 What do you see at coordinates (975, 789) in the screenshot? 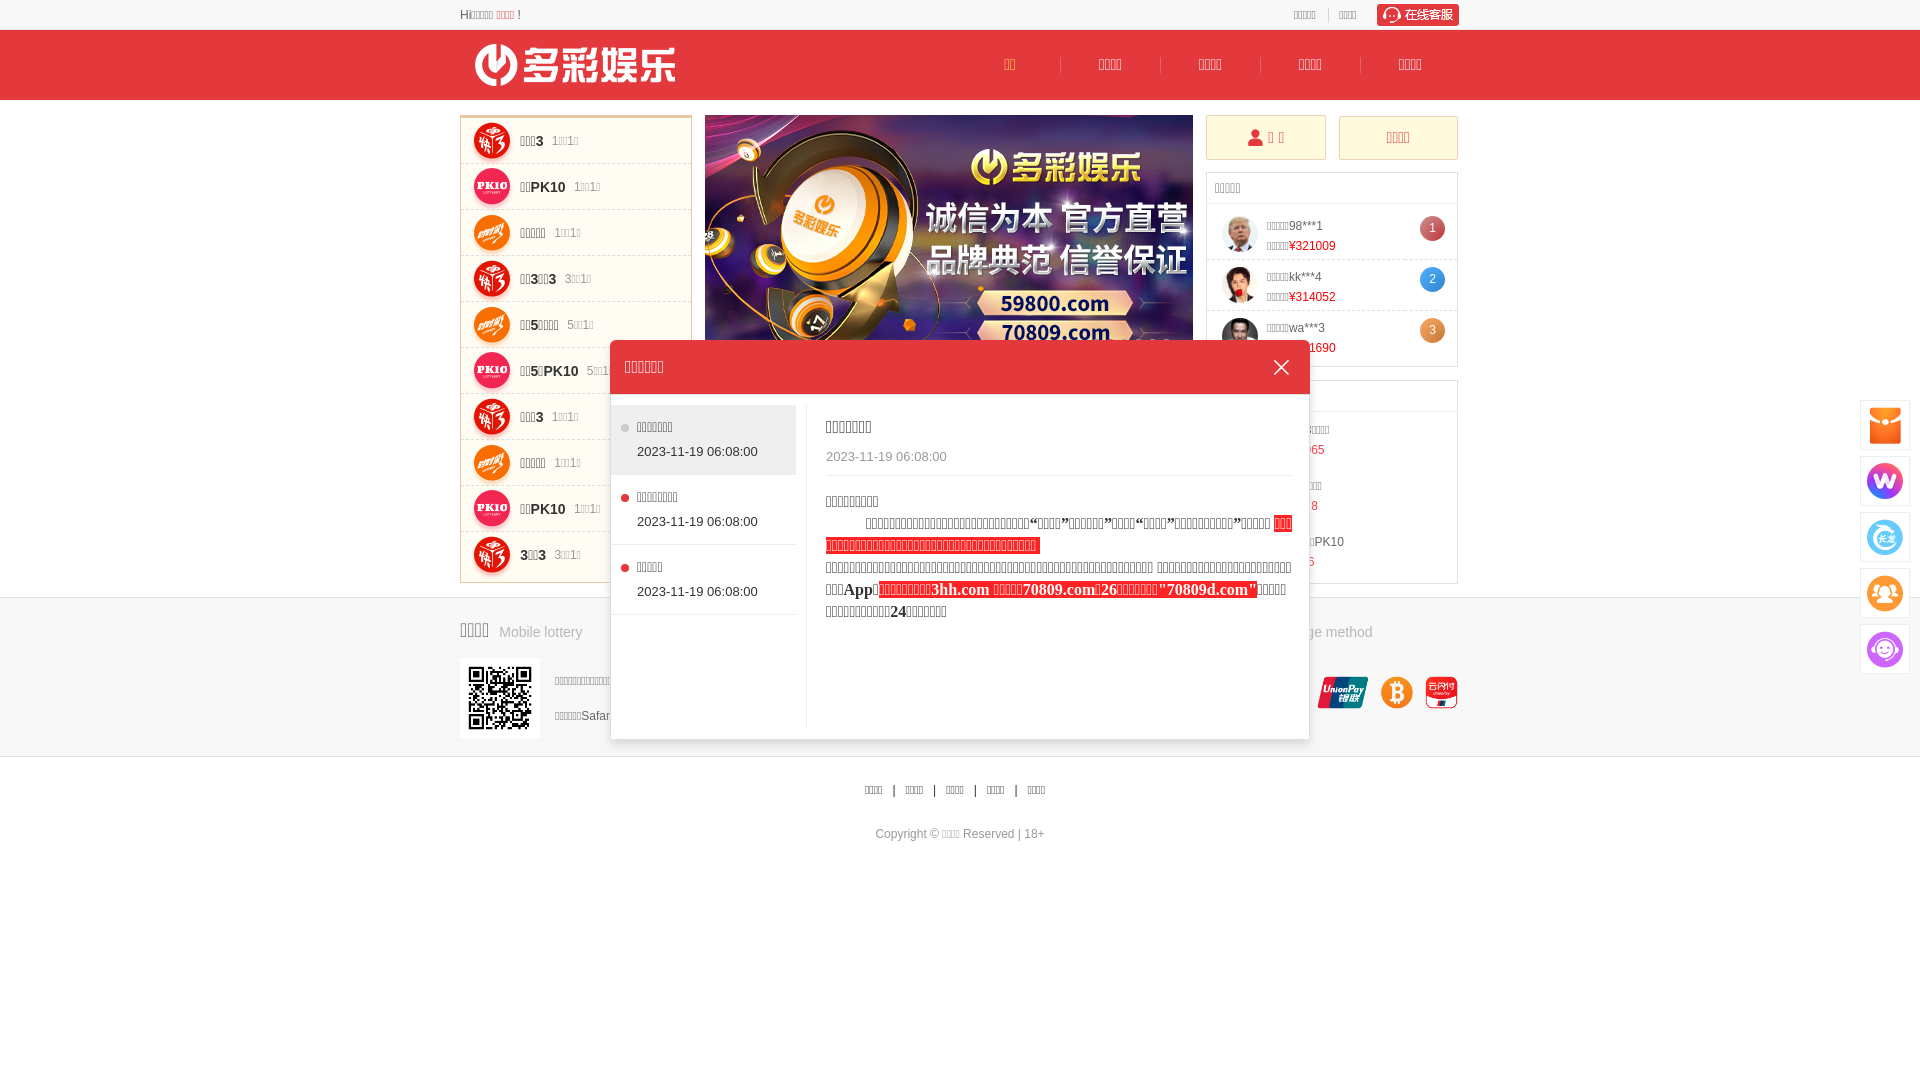
I see `'|'` at bounding box center [975, 789].